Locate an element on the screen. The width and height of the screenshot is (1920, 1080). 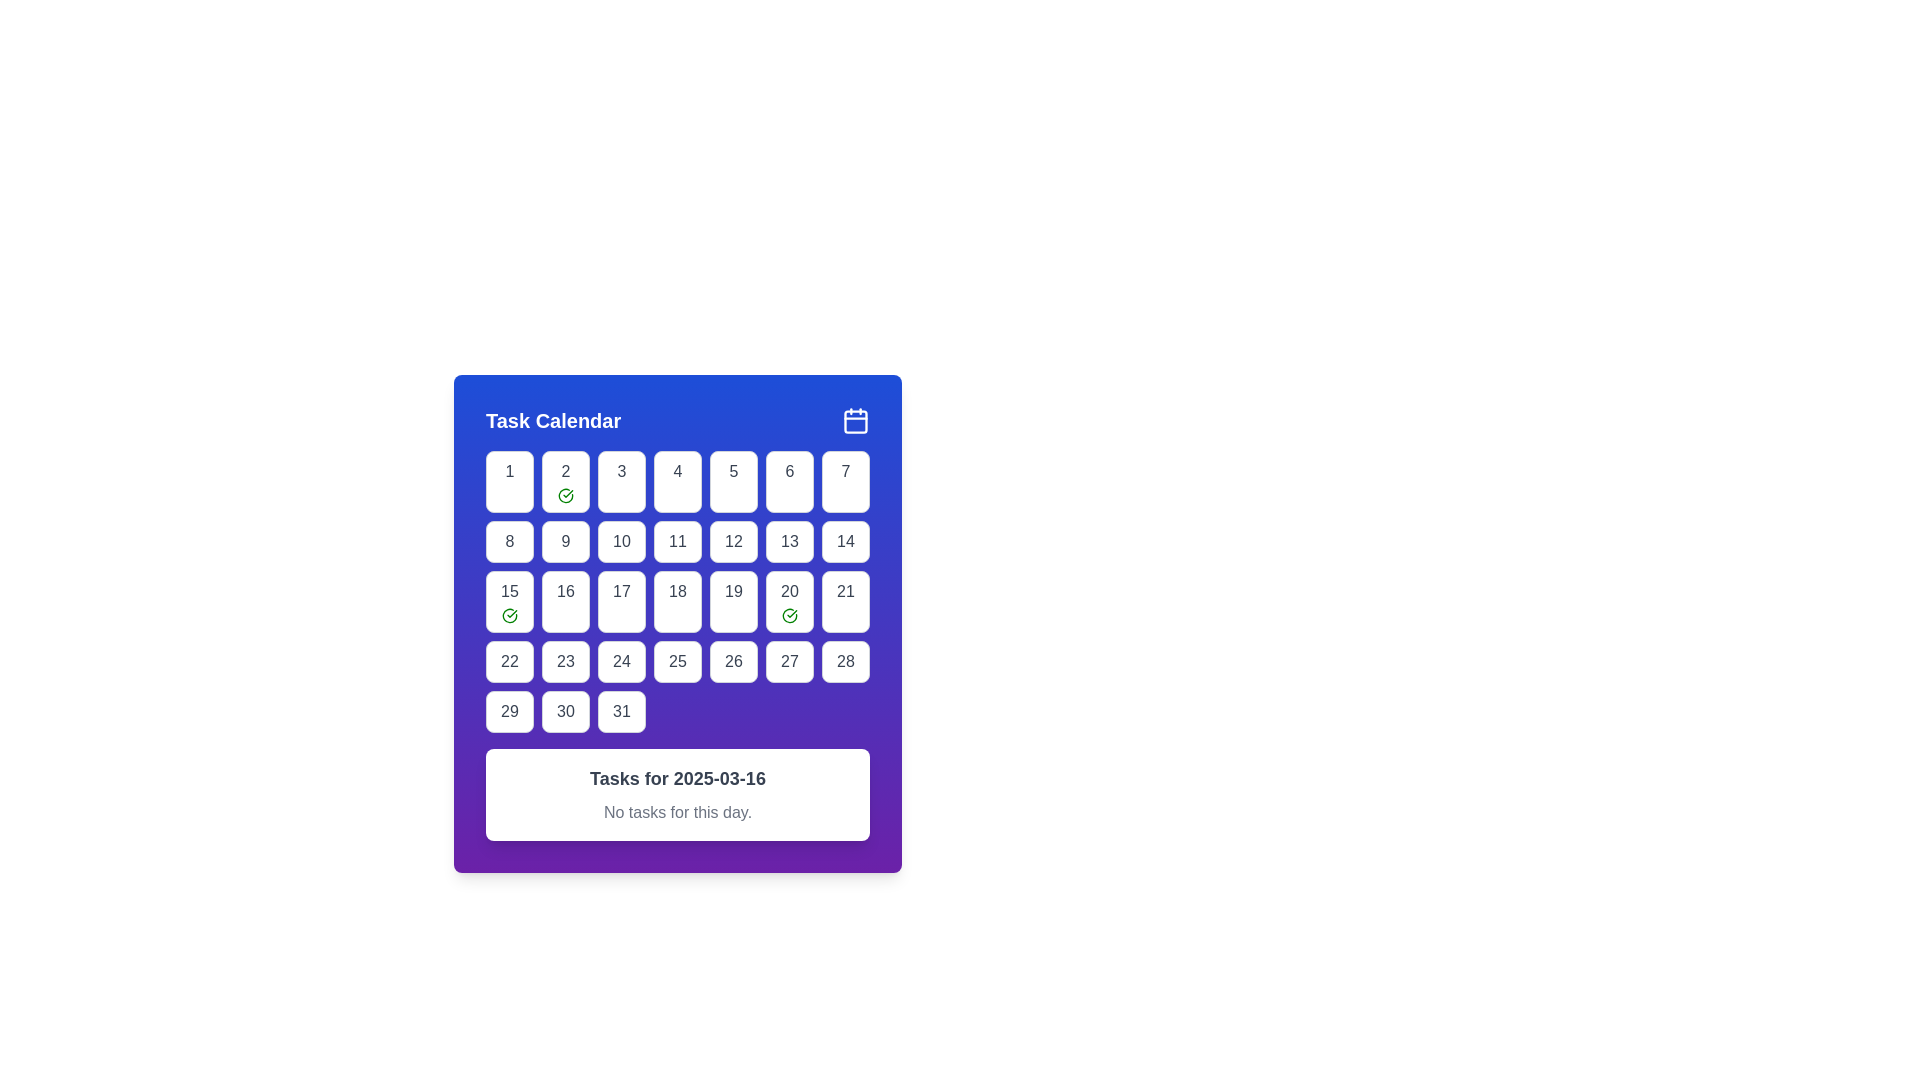
the small rectangular button displaying the number '12' in bold black font is located at coordinates (733, 542).